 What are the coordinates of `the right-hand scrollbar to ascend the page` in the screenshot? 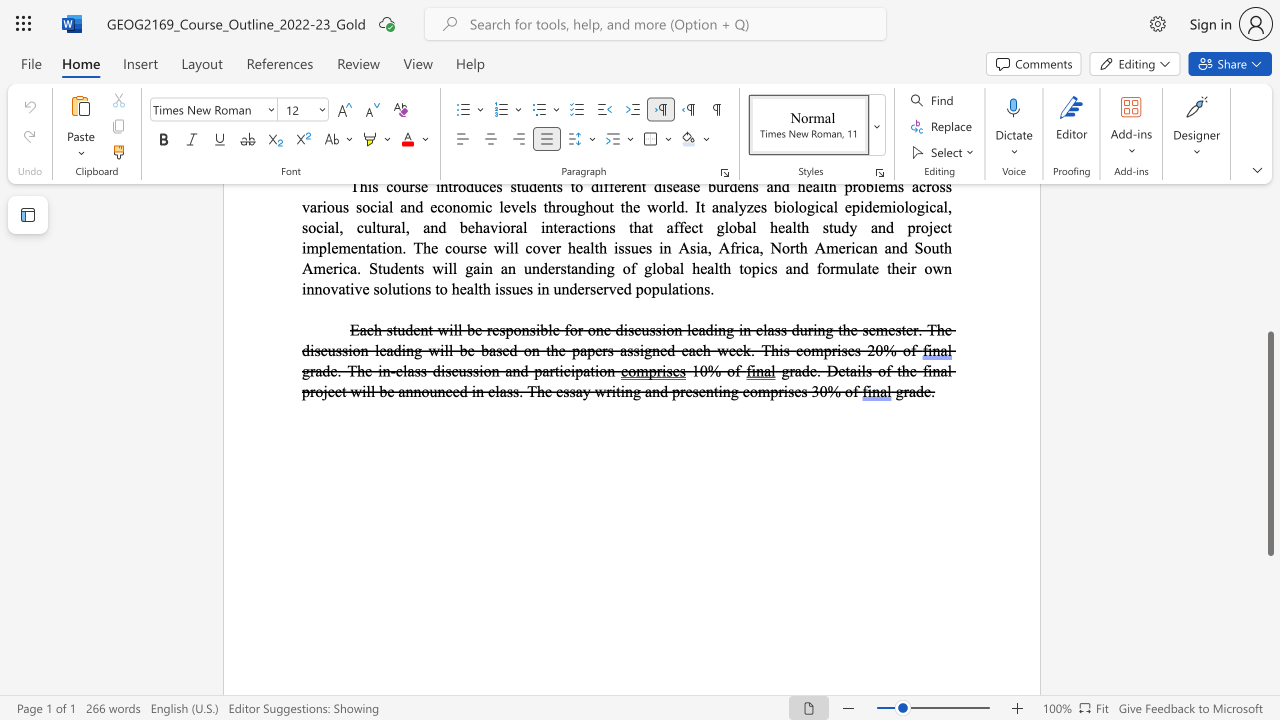 It's located at (1269, 310).